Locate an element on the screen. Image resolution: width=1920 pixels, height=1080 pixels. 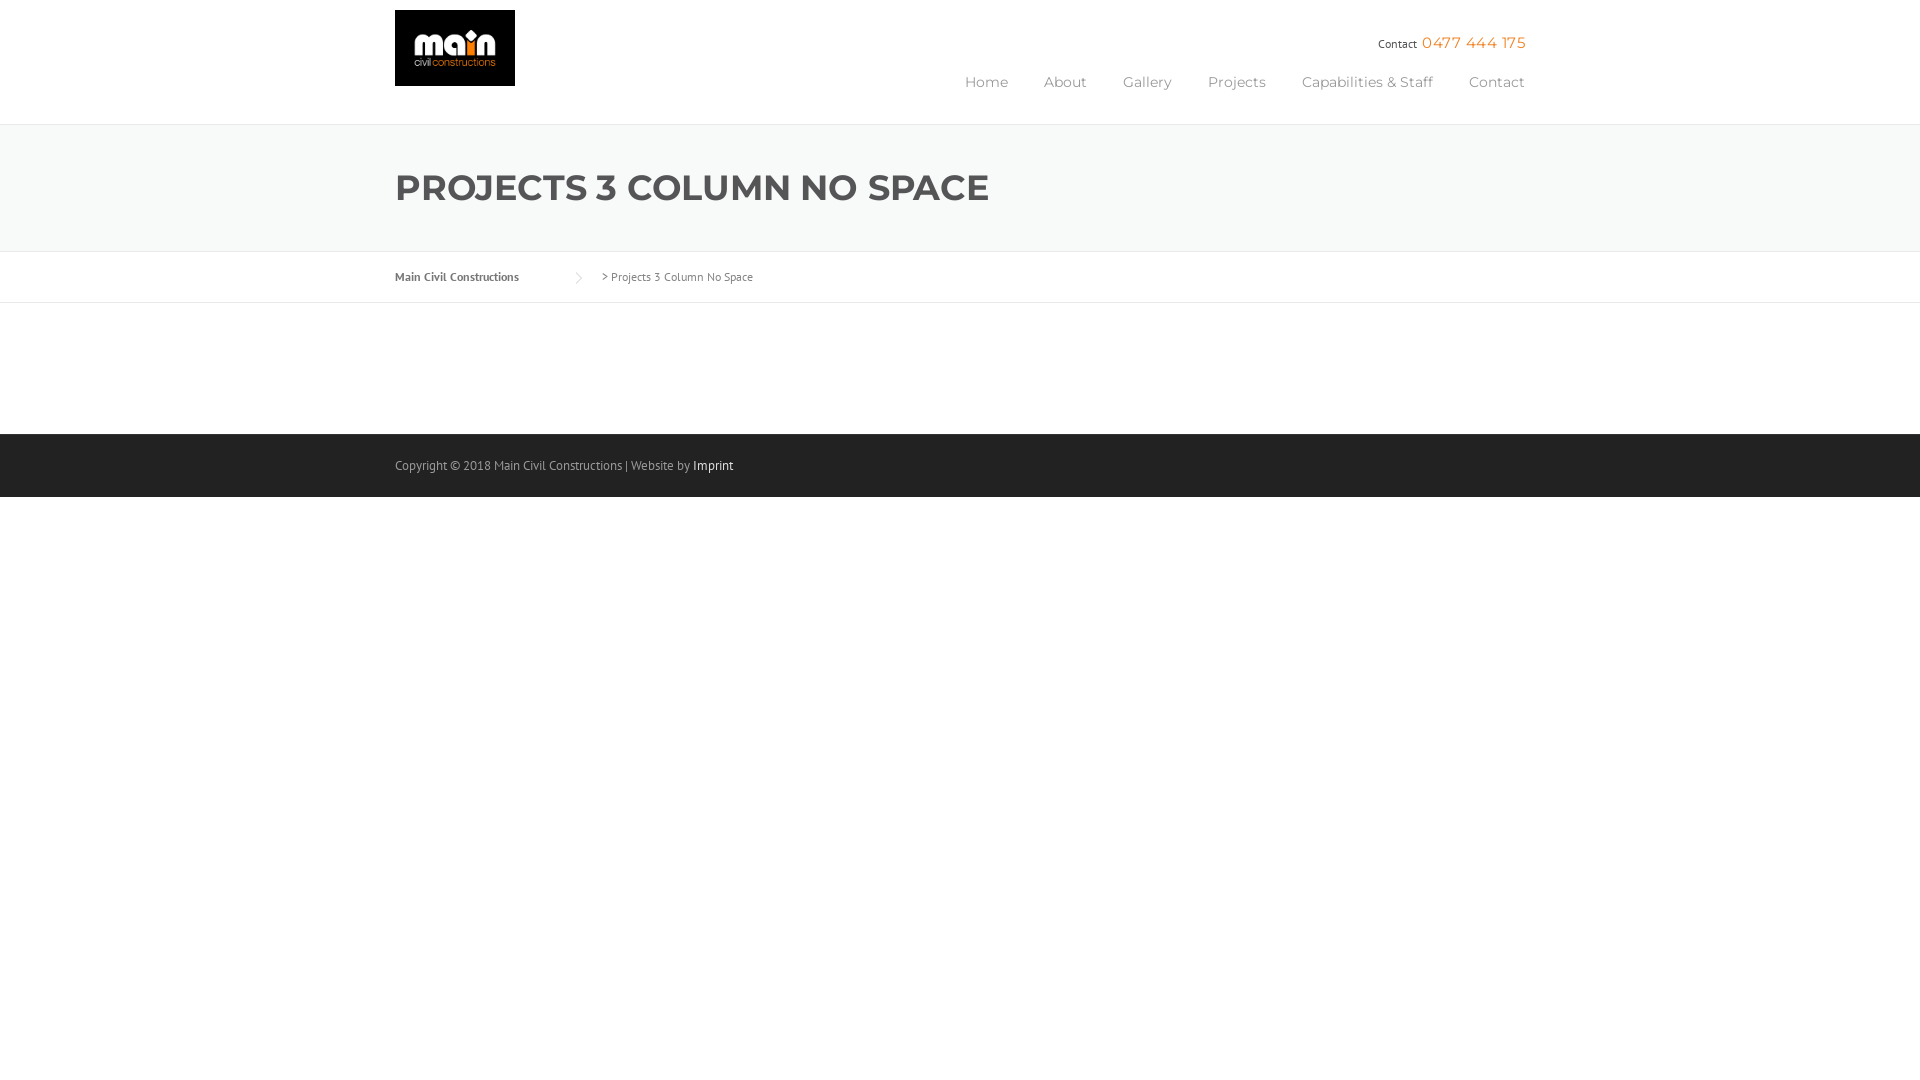
'Capabilities & Staff' is located at coordinates (1366, 96).